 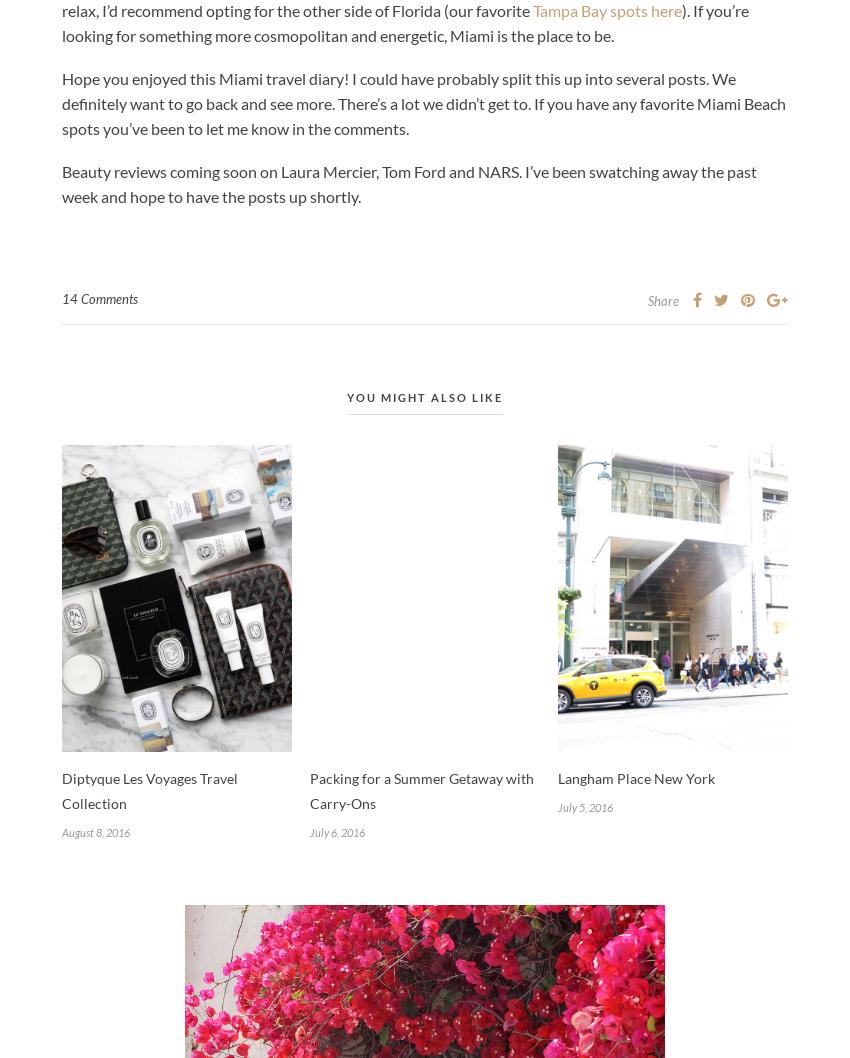 What do you see at coordinates (635, 777) in the screenshot?
I see `'Langham Place New York'` at bounding box center [635, 777].